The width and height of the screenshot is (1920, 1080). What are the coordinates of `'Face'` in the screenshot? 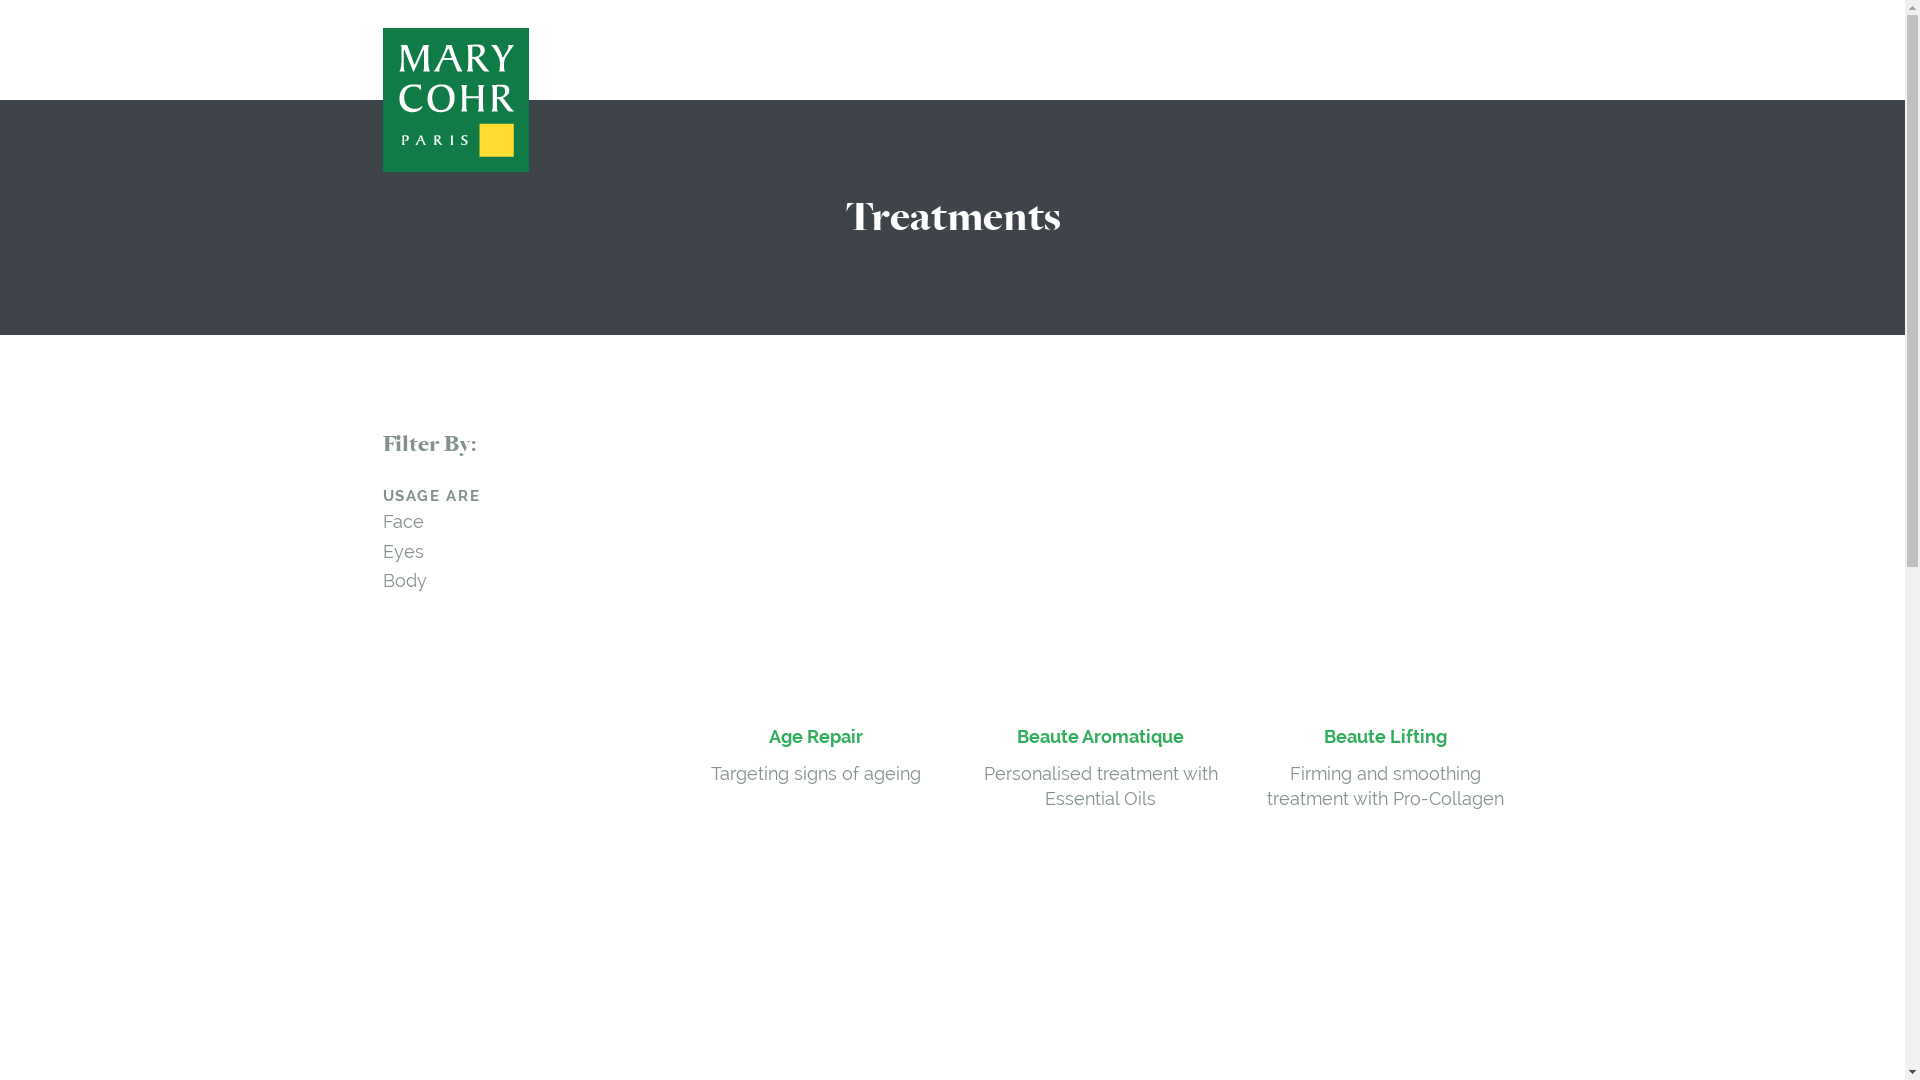 It's located at (401, 520).